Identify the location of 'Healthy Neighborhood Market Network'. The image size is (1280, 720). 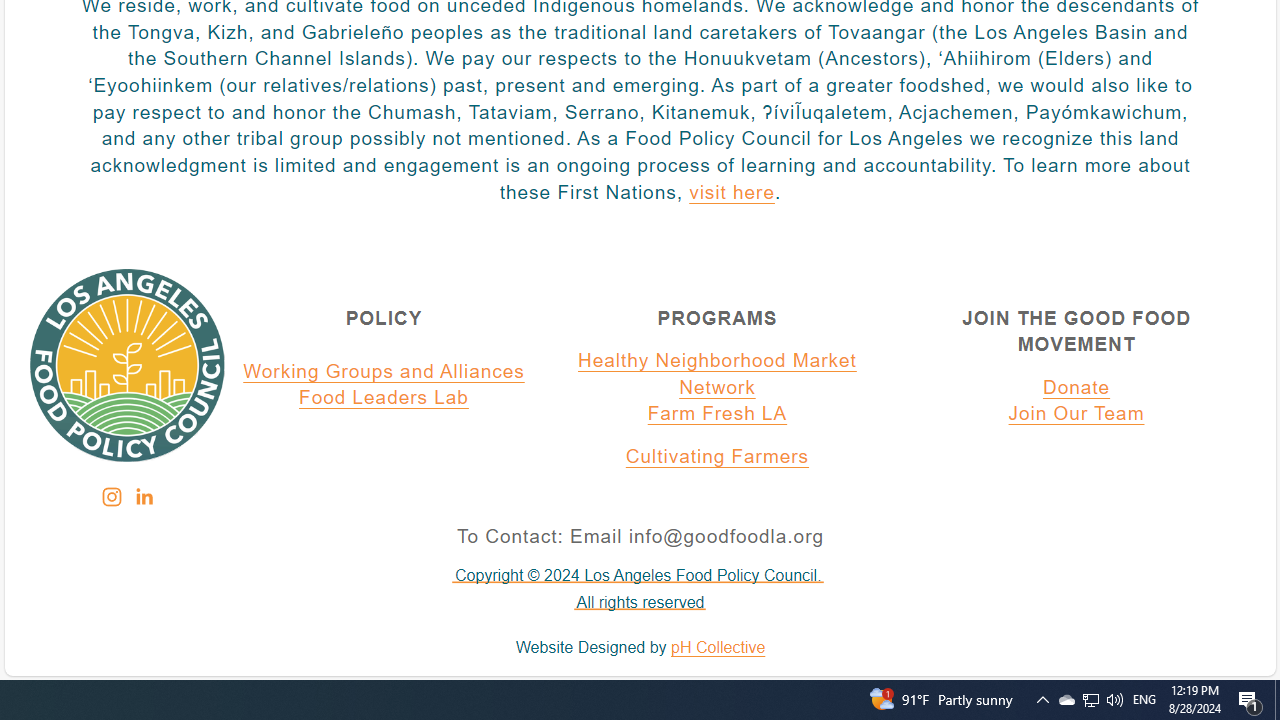
(717, 374).